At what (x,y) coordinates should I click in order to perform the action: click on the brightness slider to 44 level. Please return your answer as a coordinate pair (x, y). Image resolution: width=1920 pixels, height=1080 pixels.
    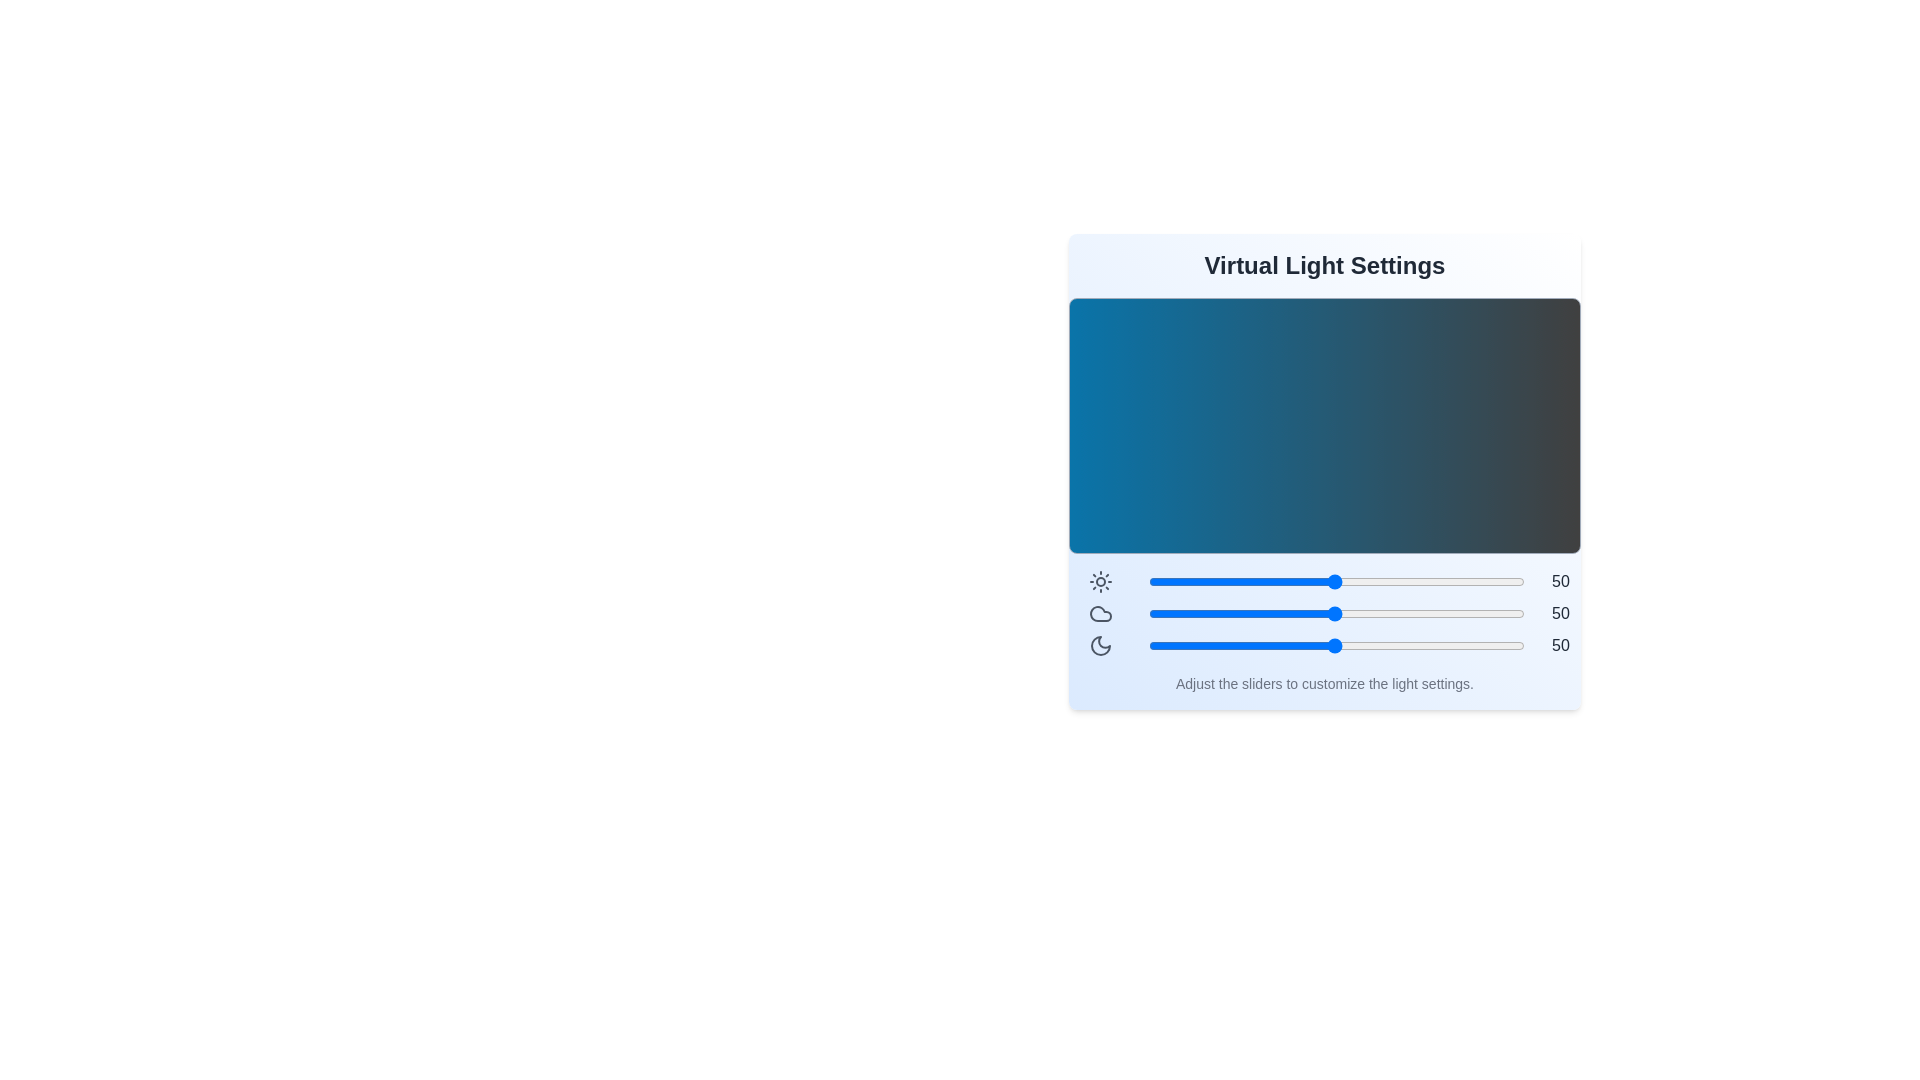
    Looking at the image, I should click on (1312, 582).